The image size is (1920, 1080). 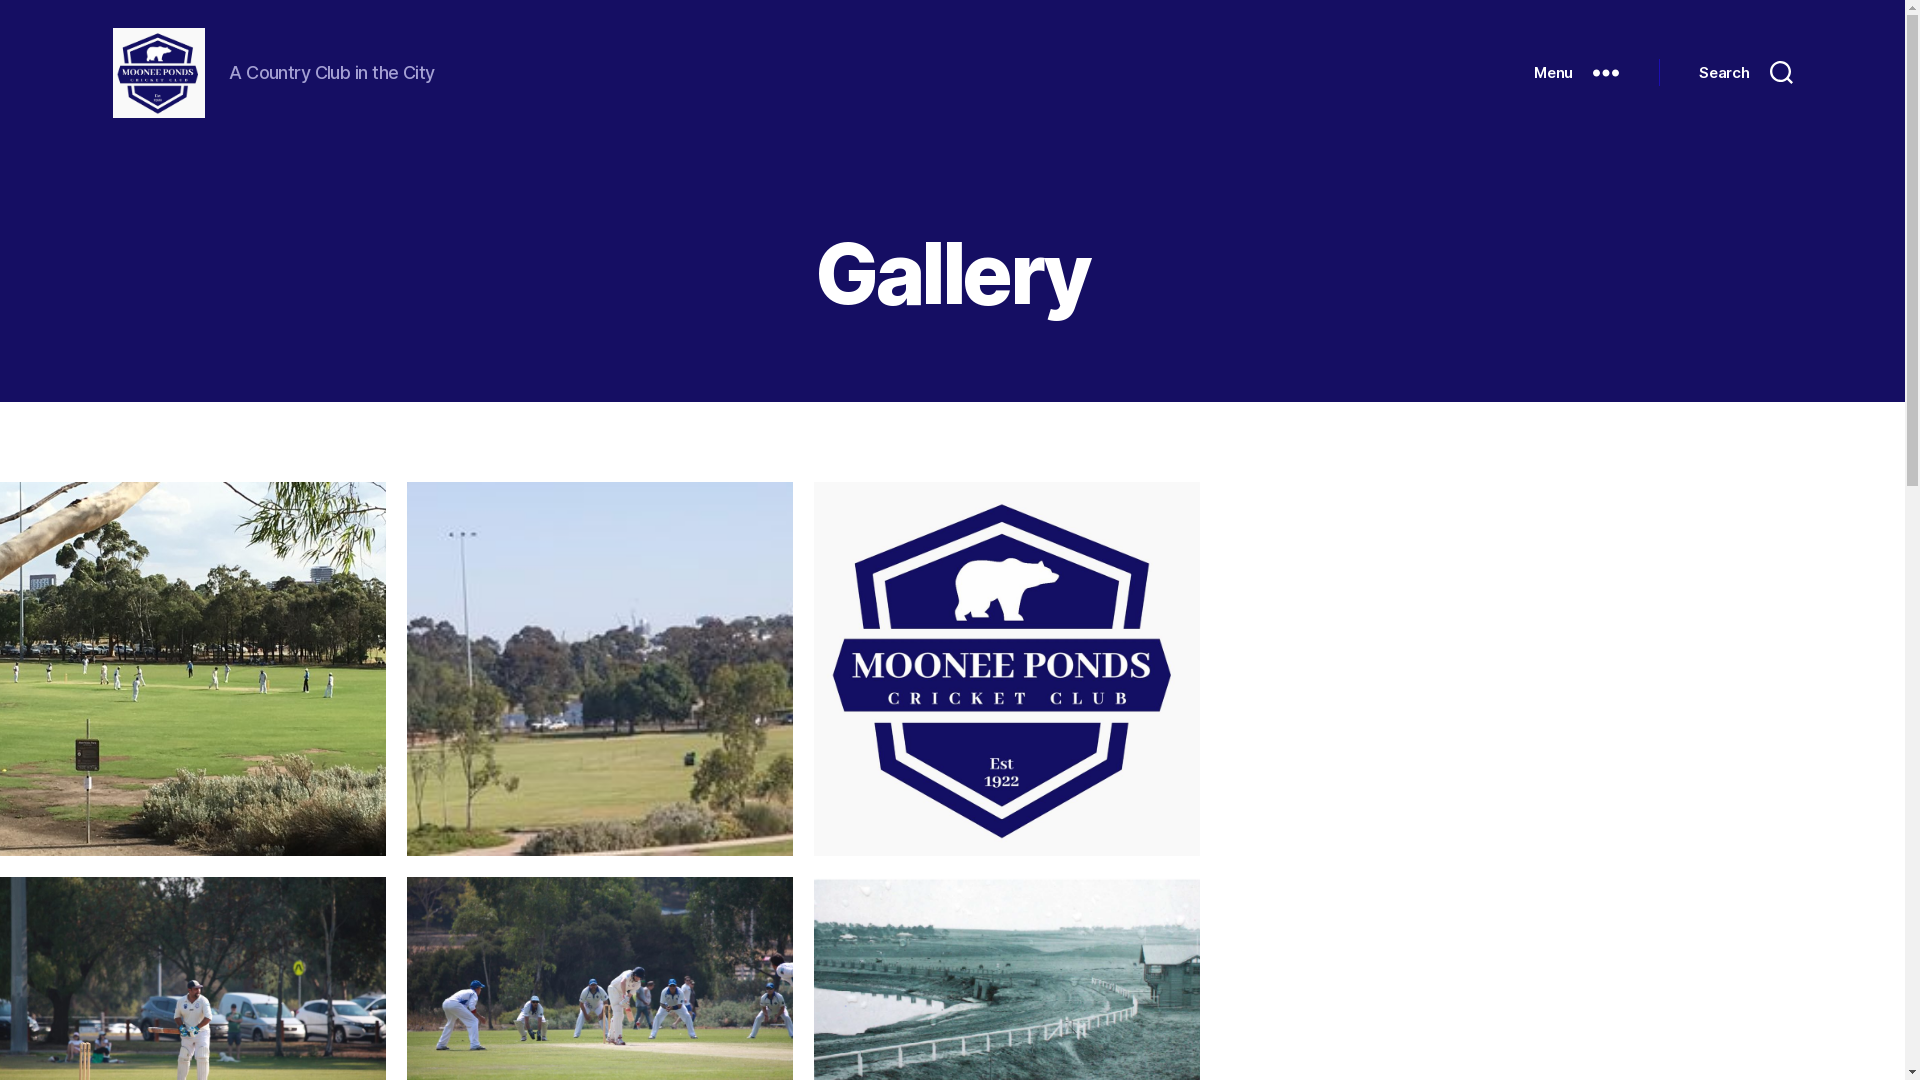 What do you see at coordinates (1744, 72) in the screenshot?
I see `'Search'` at bounding box center [1744, 72].